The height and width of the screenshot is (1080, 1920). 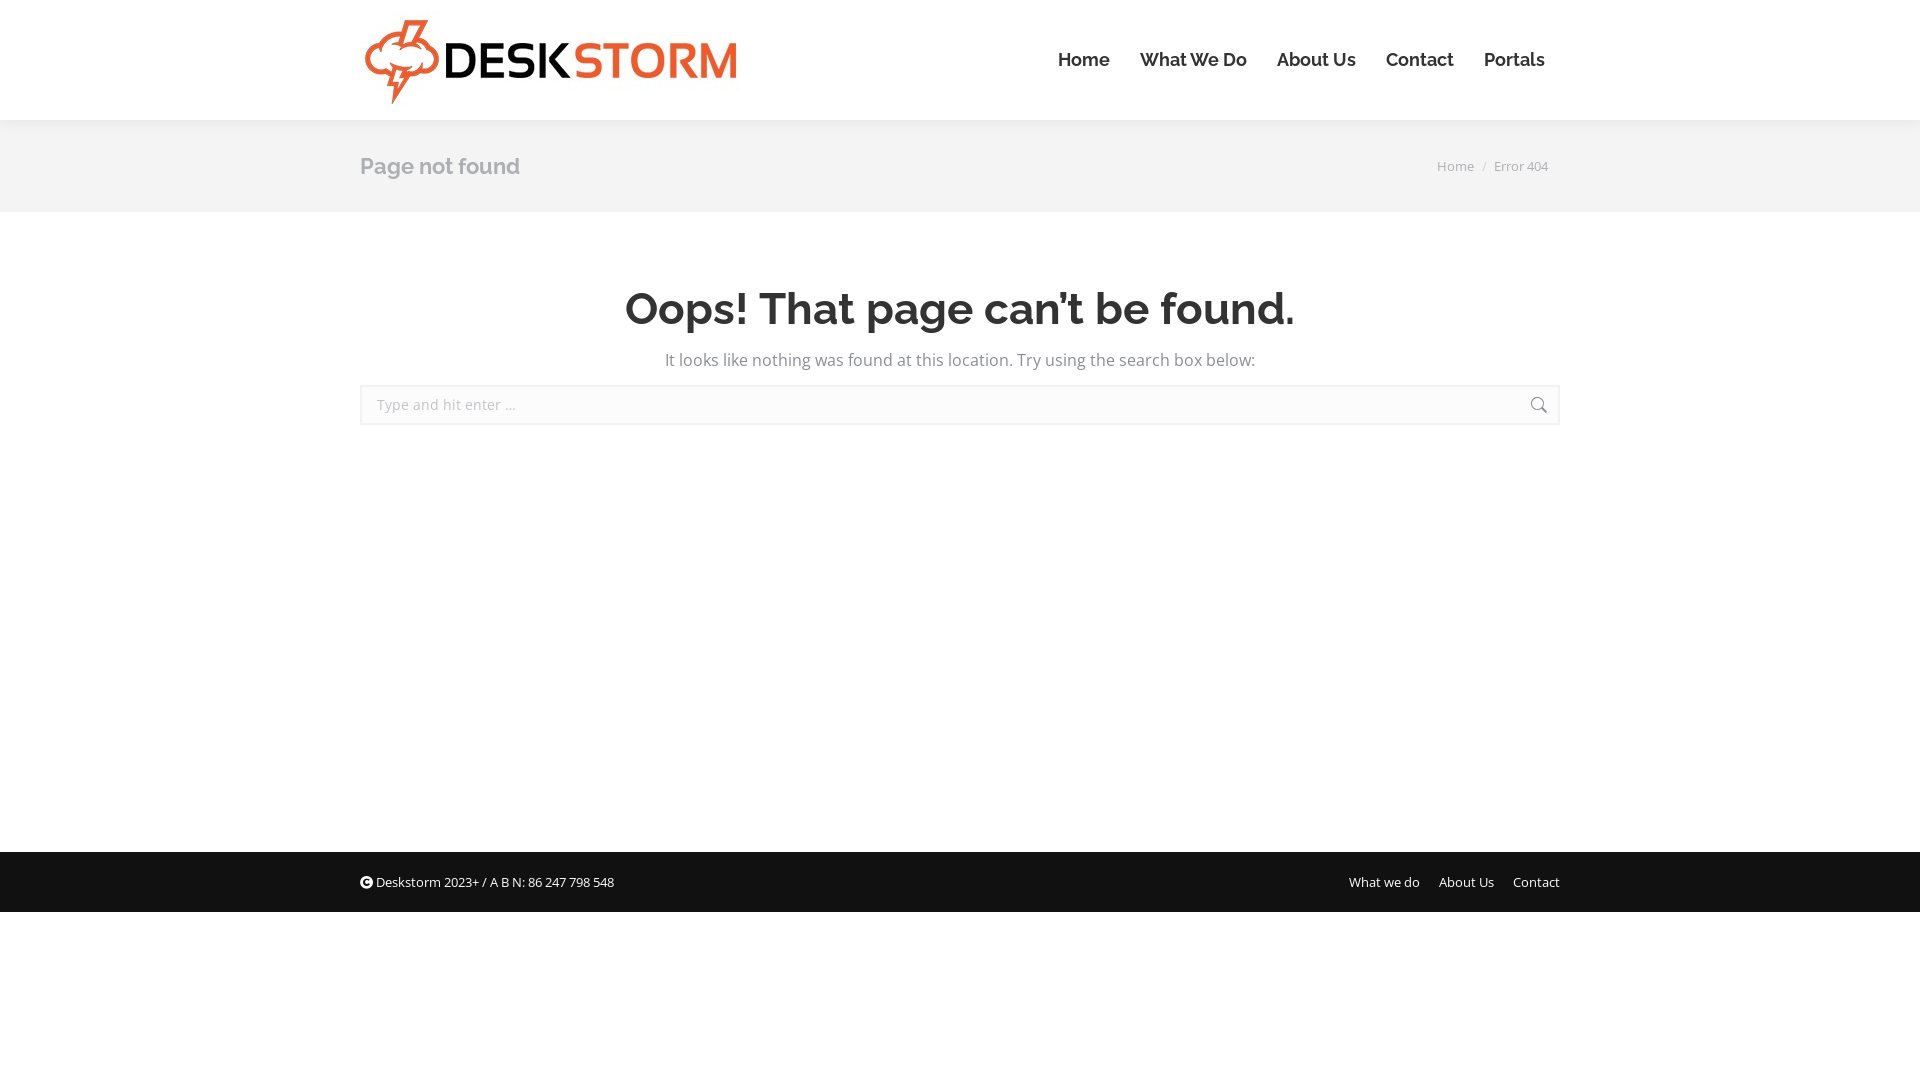 What do you see at coordinates (1316, 59) in the screenshot?
I see `'About Us'` at bounding box center [1316, 59].